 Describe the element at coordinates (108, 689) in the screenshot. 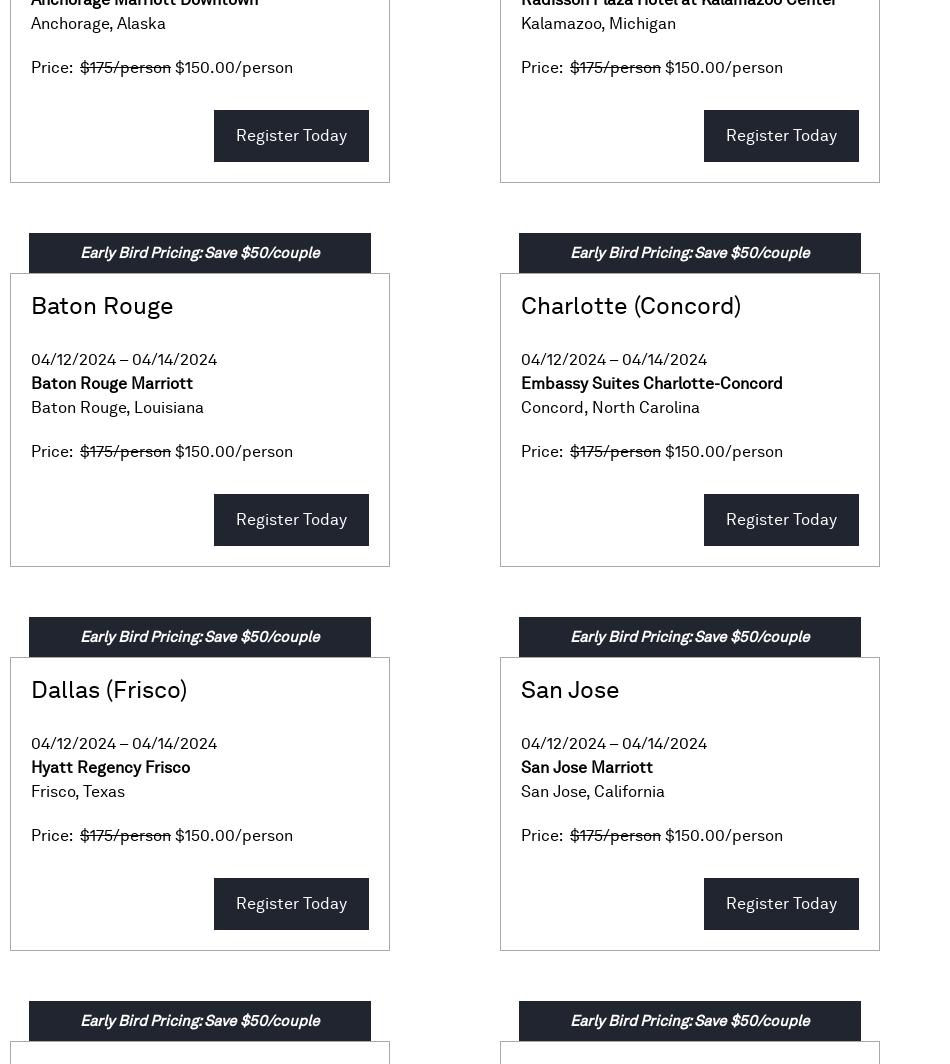

I see `'Dallas (Frisco)'` at that location.